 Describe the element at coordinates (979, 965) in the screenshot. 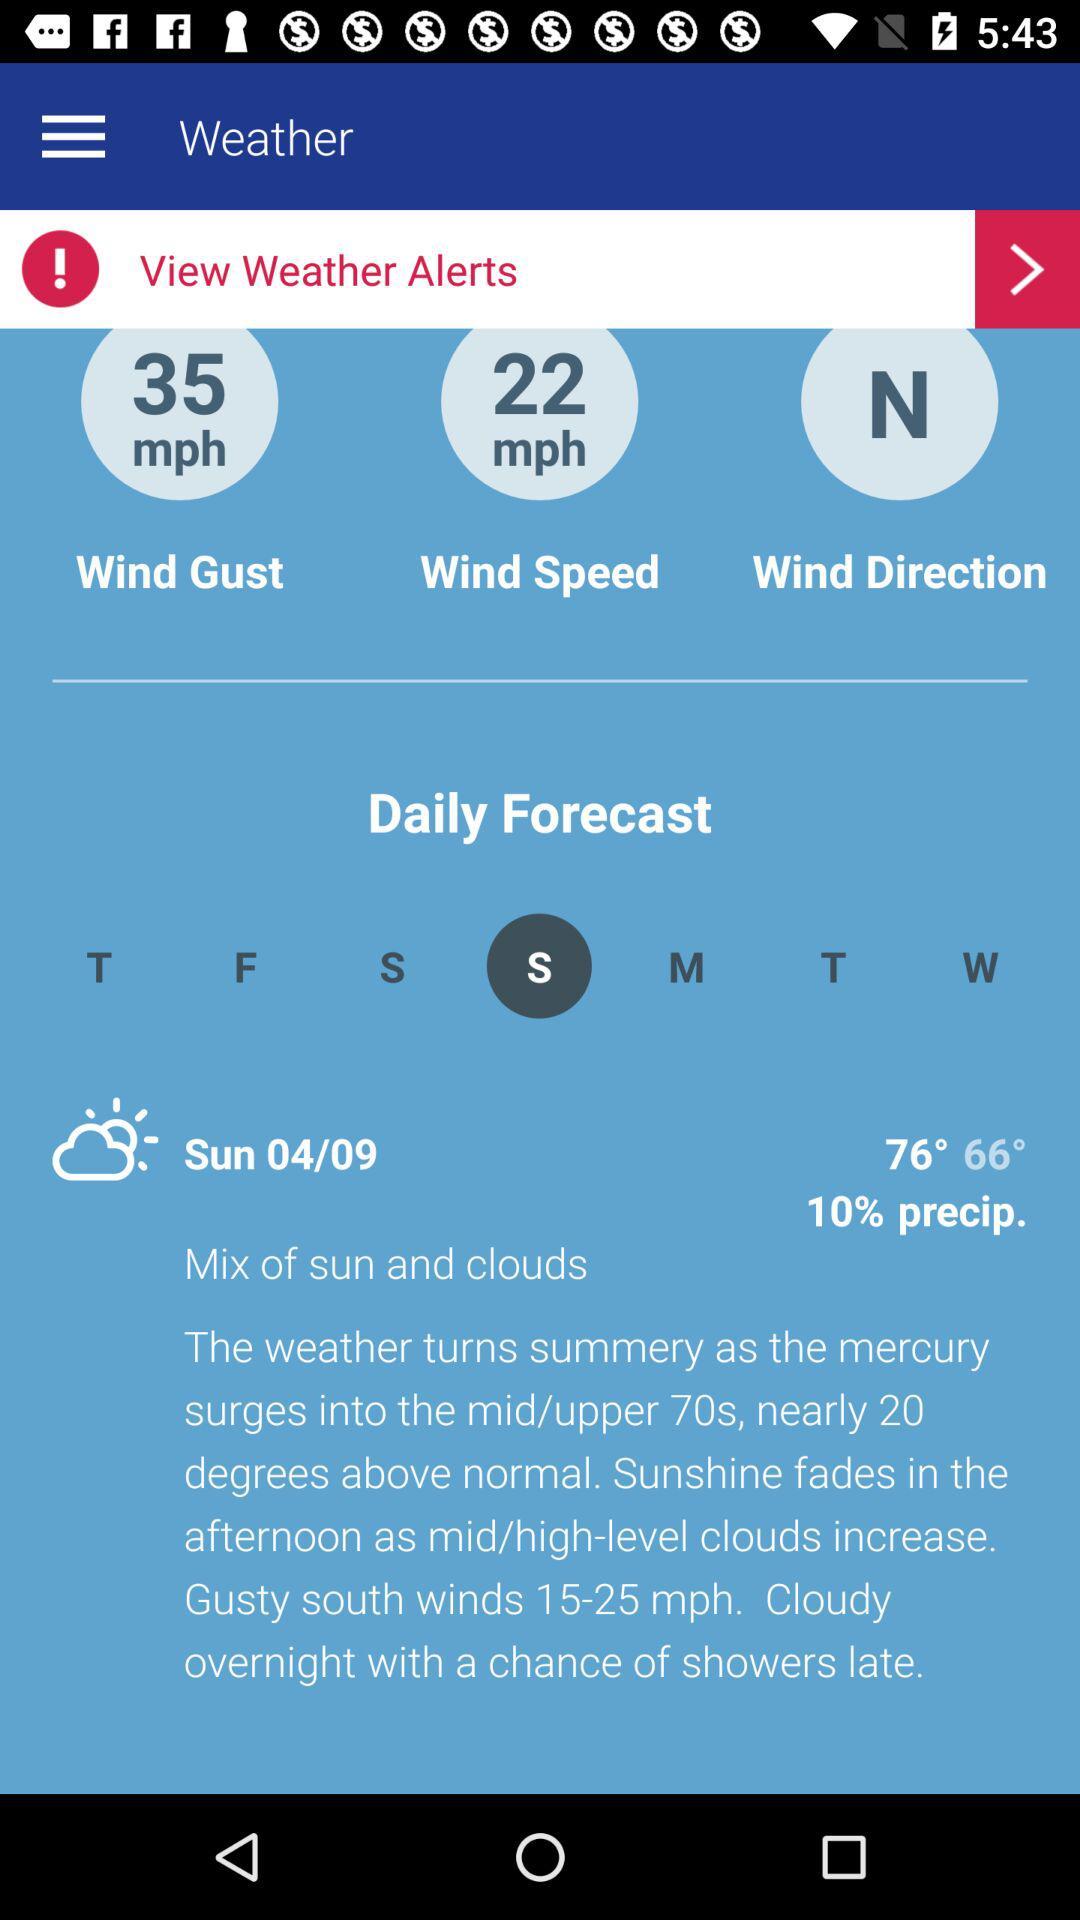

I see `w item` at that location.